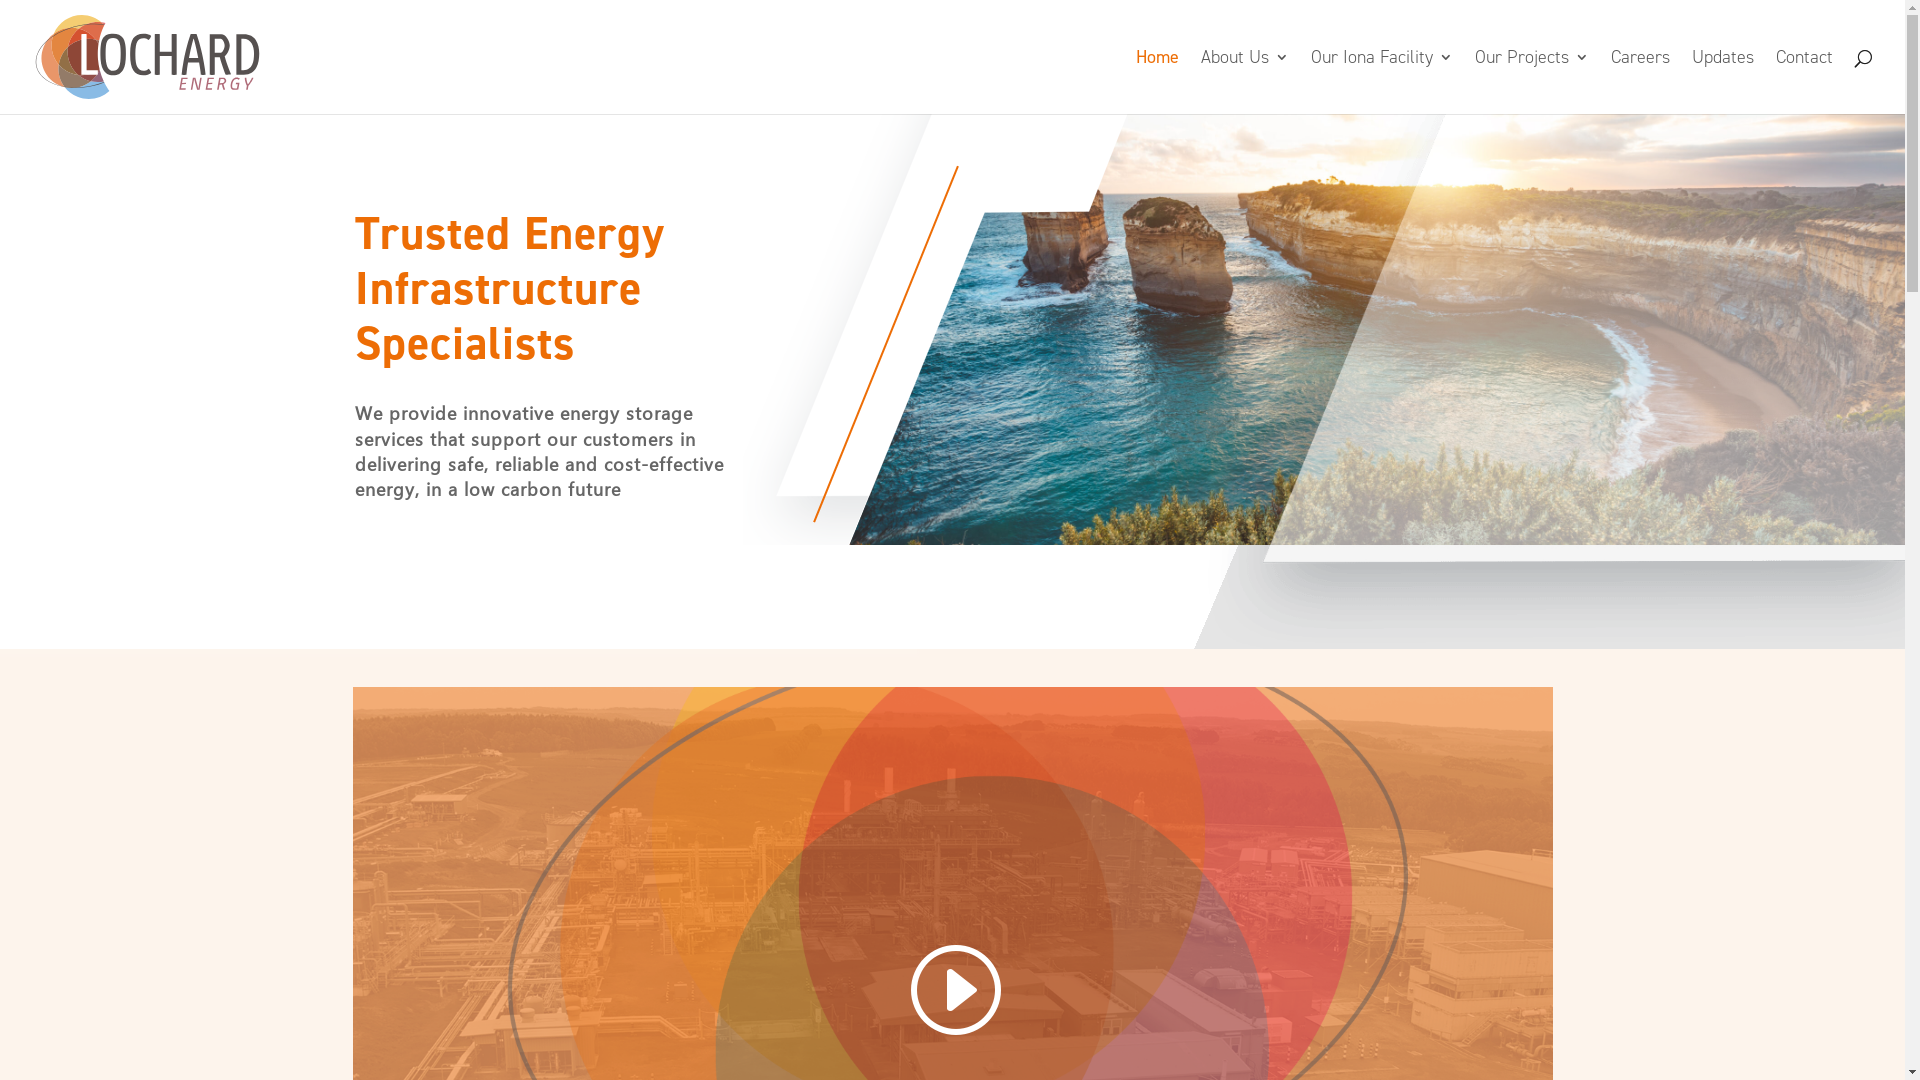 This screenshot has width=1920, height=1080. Describe the element at coordinates (1310, 80) in the screenshot. I see `'Our Iona Facility'` at that location.